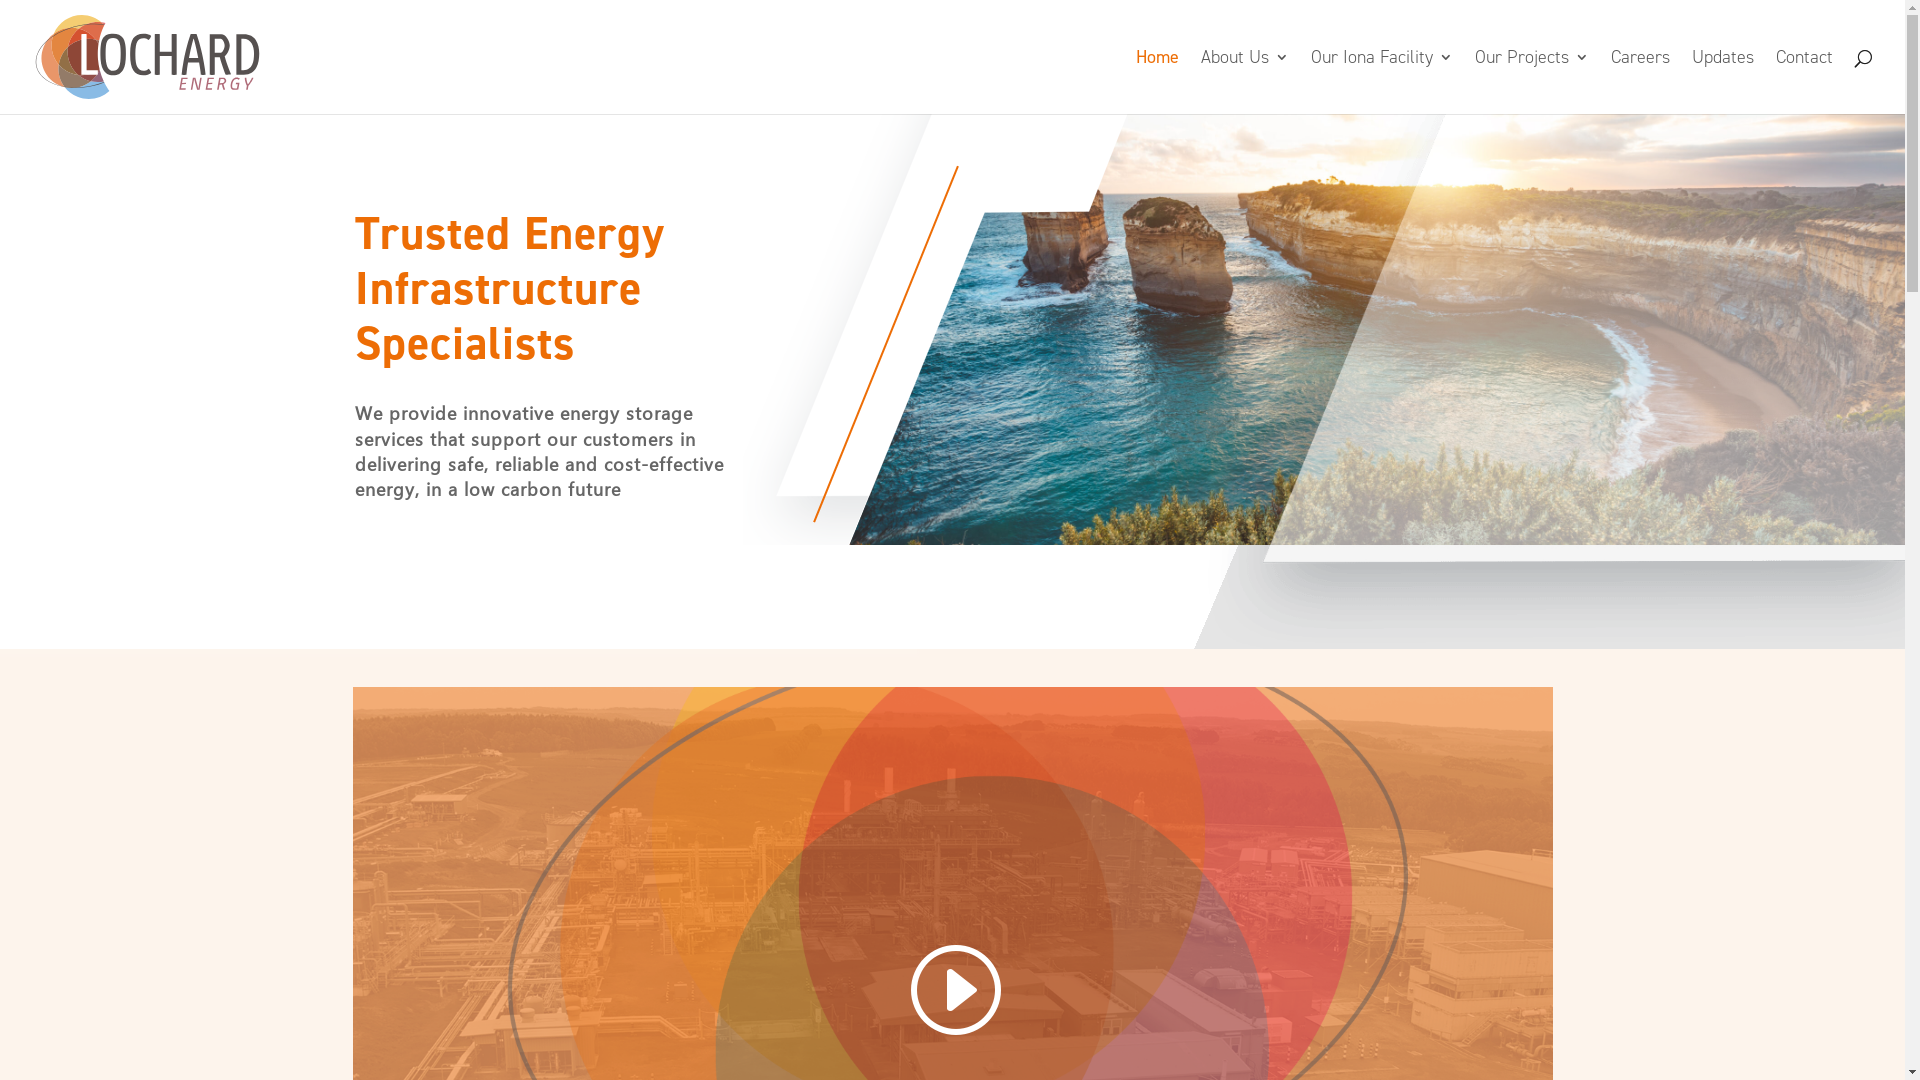 This screenshot has width=1920, height=1080. Describe the element at coordinates (1310, 80) in the screenshot. I see `'Our Iona Facility'` at that location.